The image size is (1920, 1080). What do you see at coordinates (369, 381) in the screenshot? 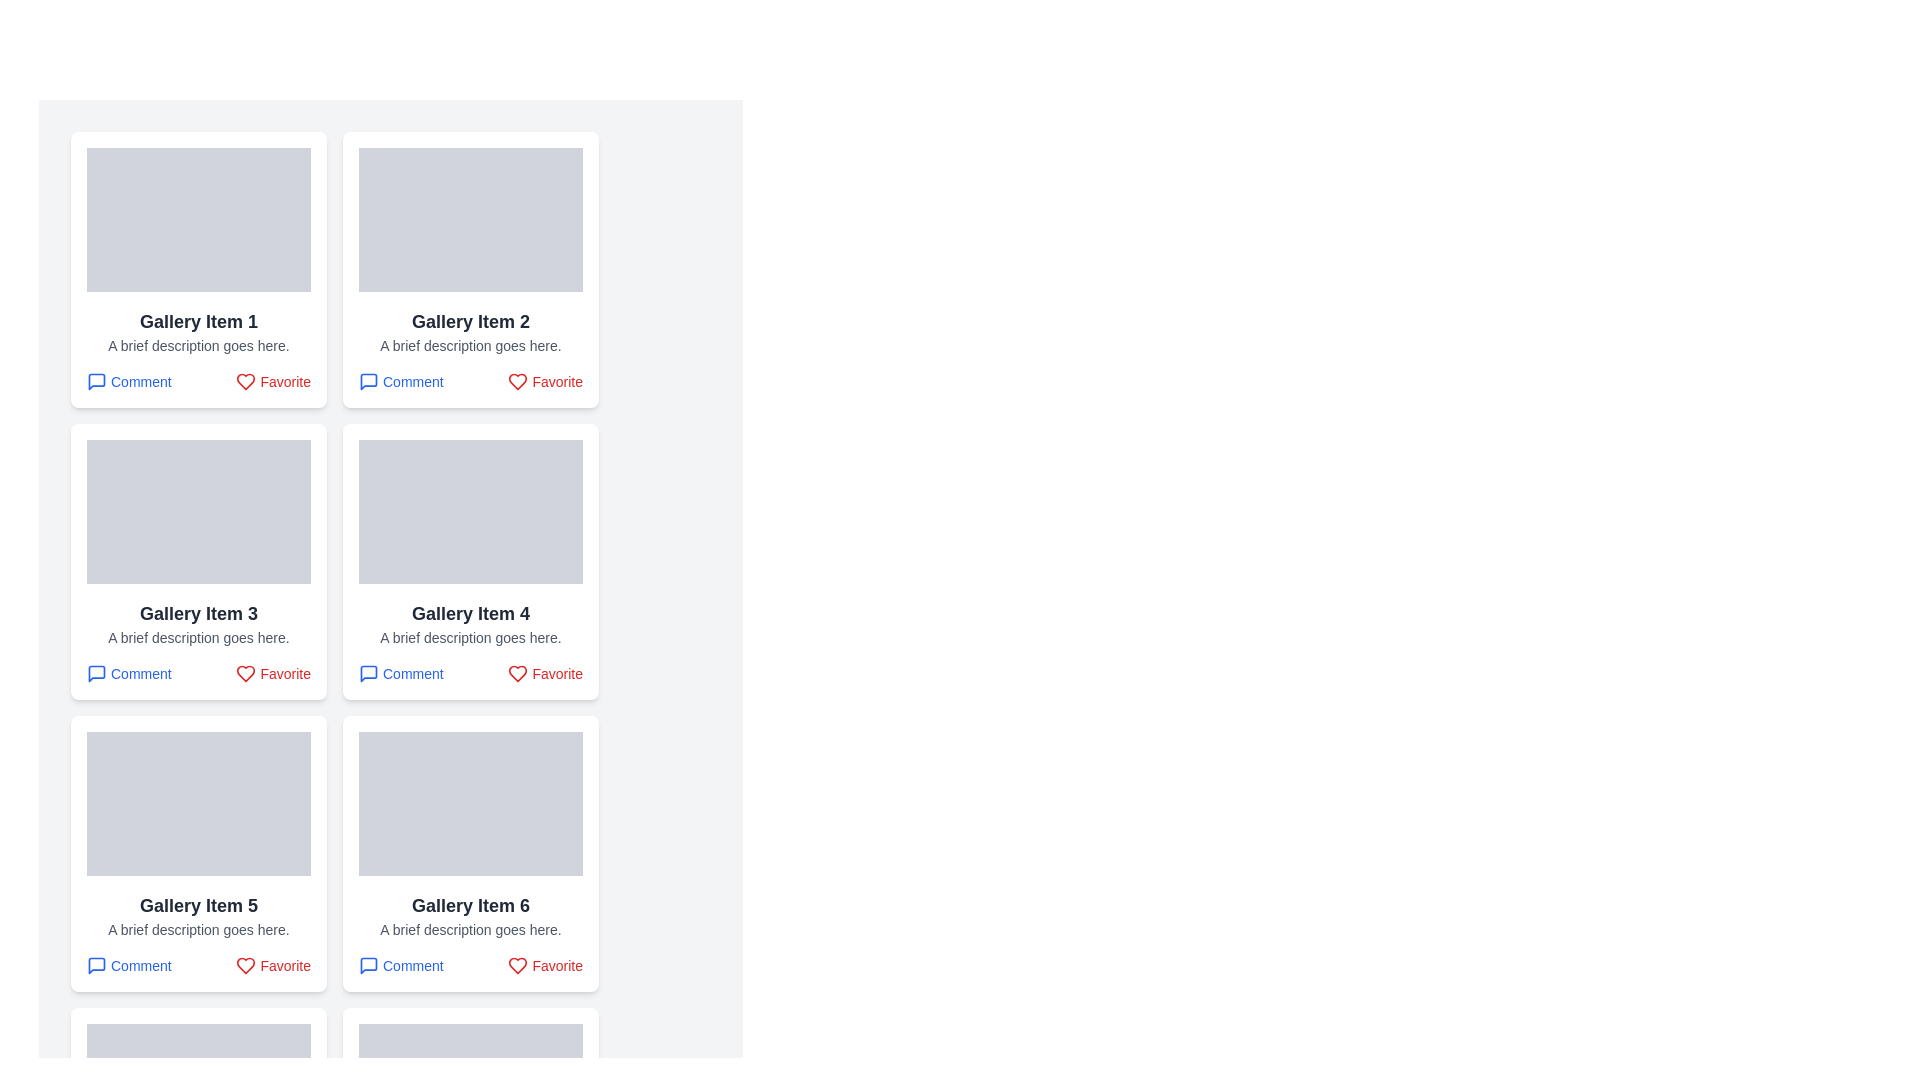
I see `the message square icon resembling a speech bubble, which is part of the comment option for the 'Gallery Item 2' card located in the top-right corner of the card` at bounding box center [369, 381].